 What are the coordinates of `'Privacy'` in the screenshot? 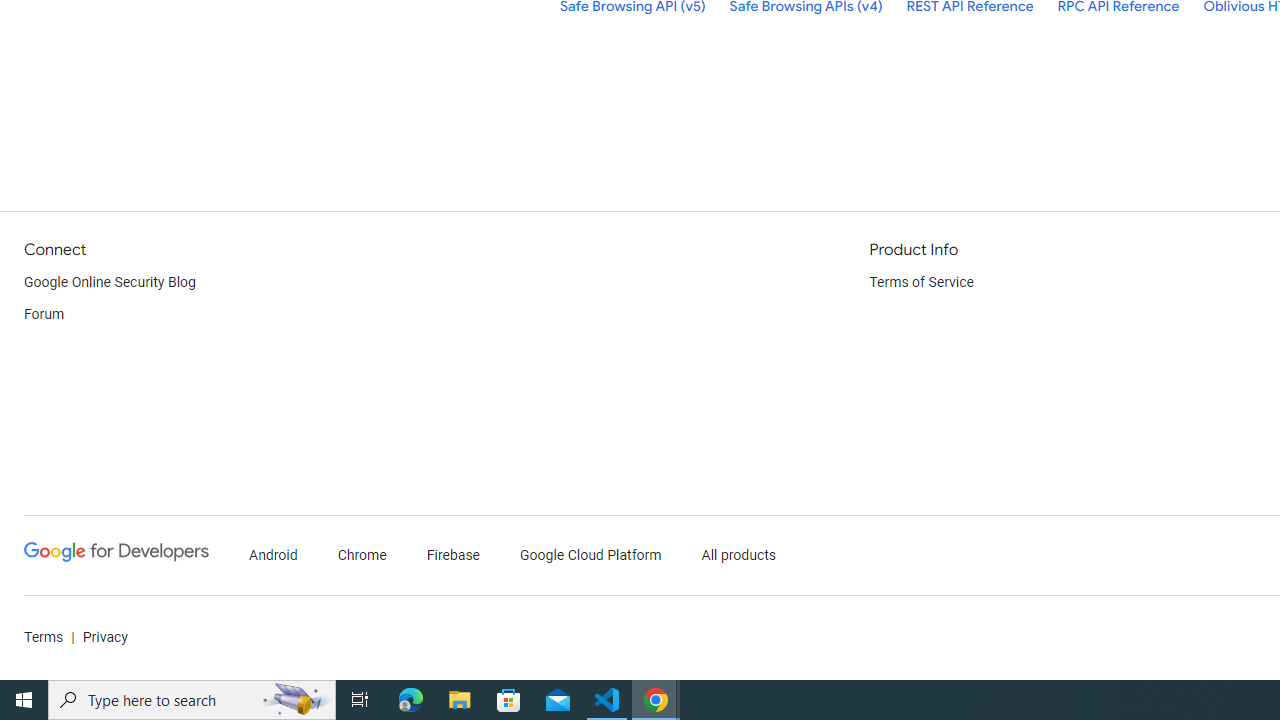 It's located at (103, 637).